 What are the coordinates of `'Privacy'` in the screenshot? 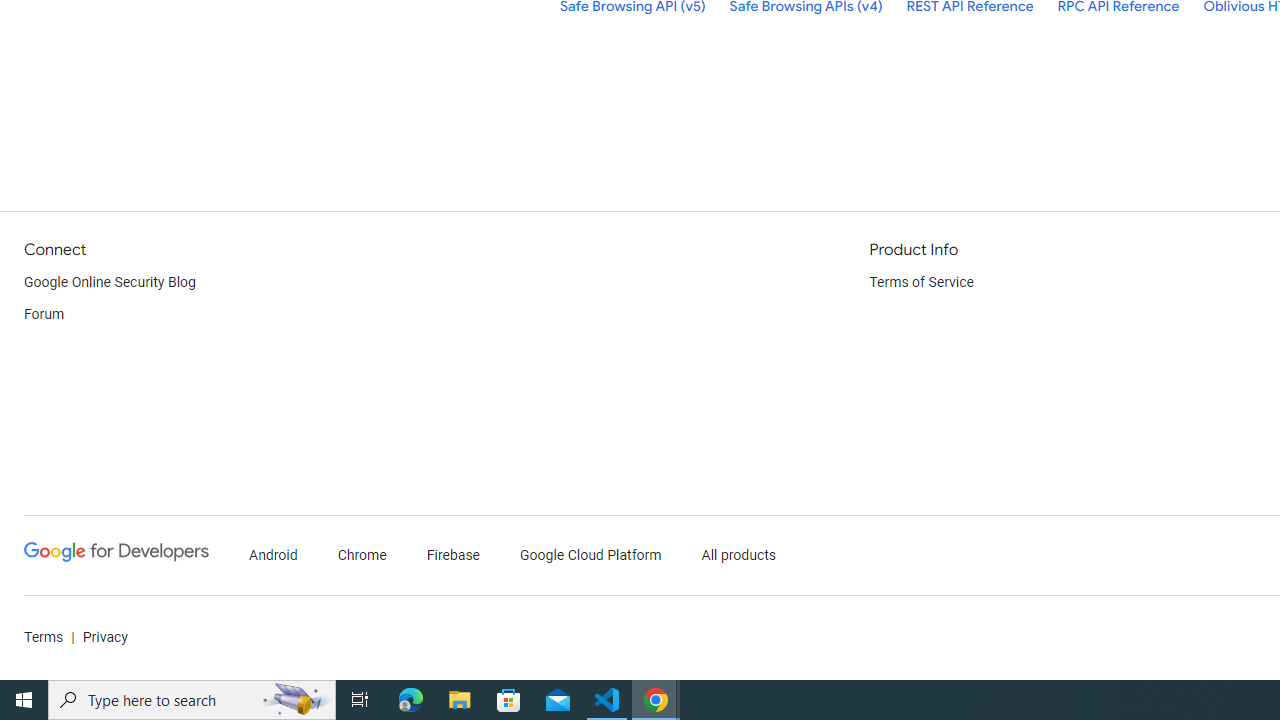 It's located at (103, 637).